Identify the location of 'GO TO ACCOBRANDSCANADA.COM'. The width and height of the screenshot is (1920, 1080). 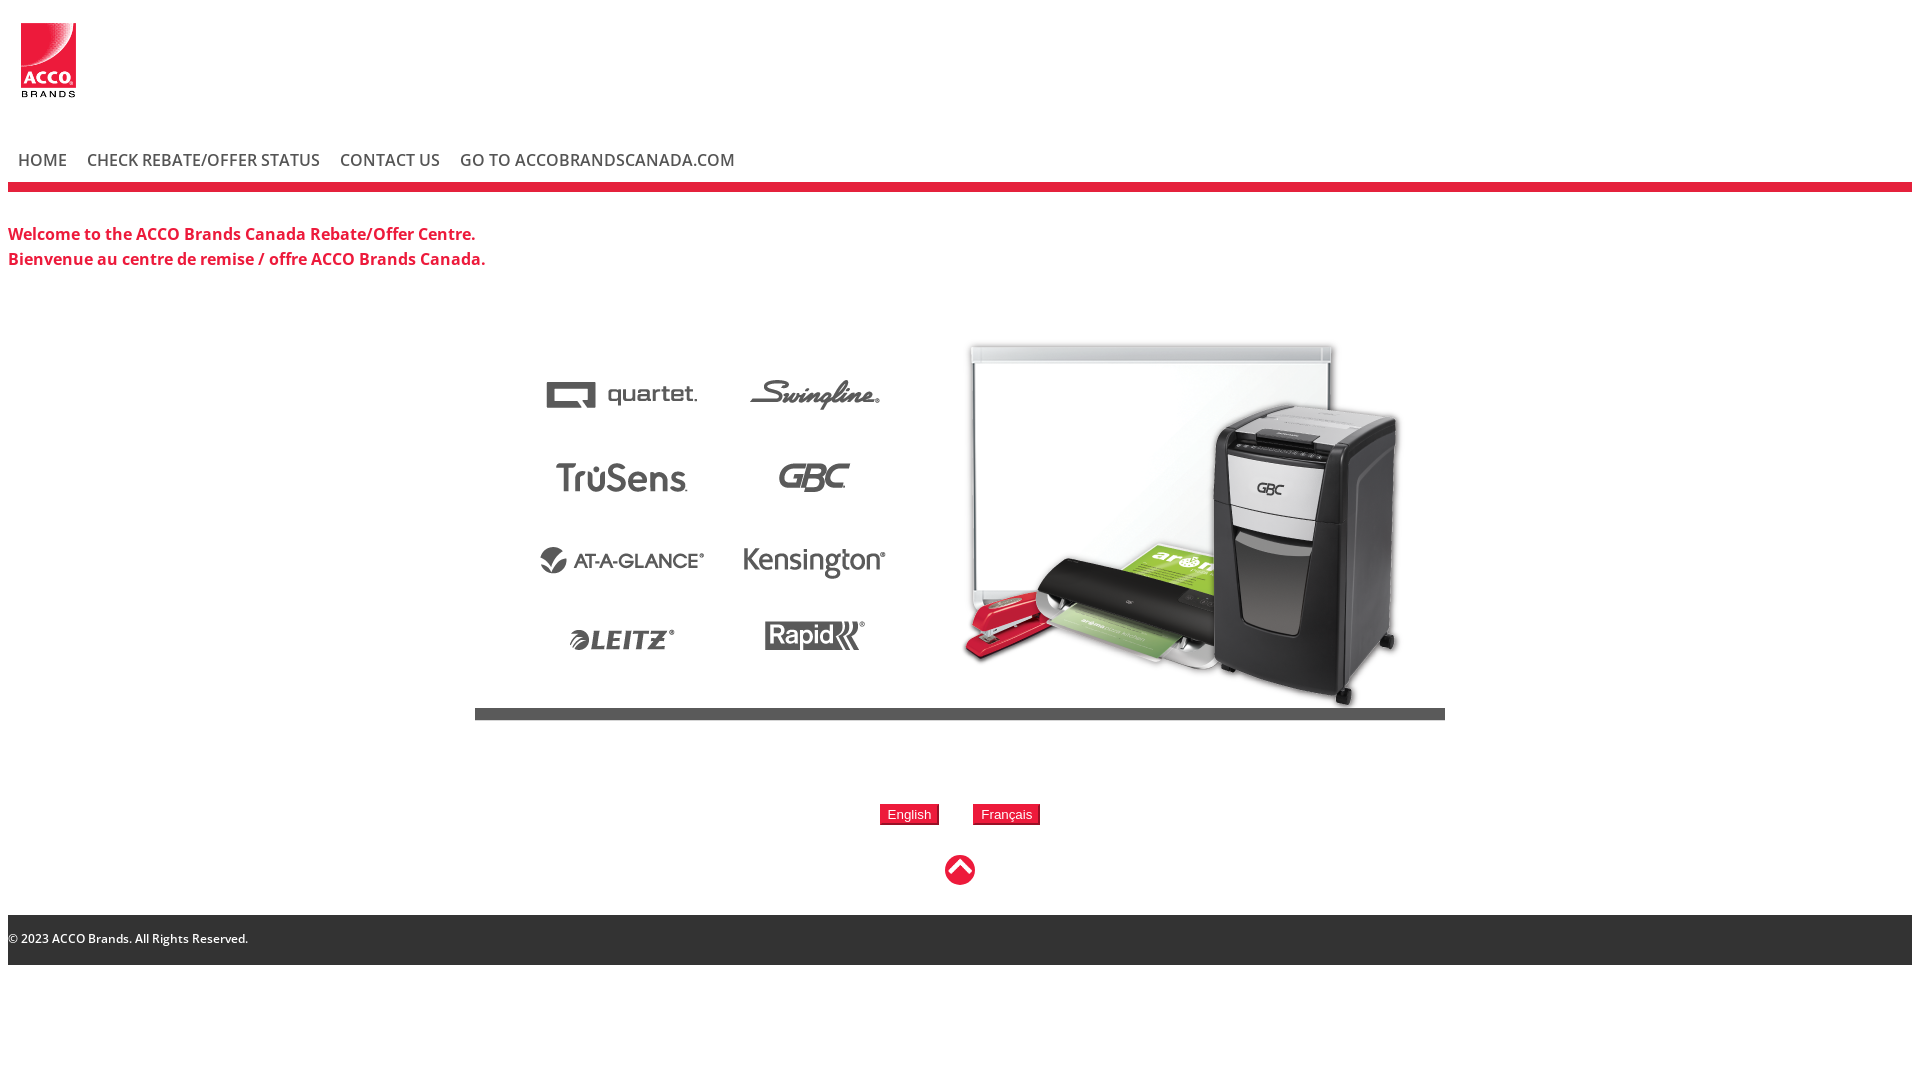
(596, 158).